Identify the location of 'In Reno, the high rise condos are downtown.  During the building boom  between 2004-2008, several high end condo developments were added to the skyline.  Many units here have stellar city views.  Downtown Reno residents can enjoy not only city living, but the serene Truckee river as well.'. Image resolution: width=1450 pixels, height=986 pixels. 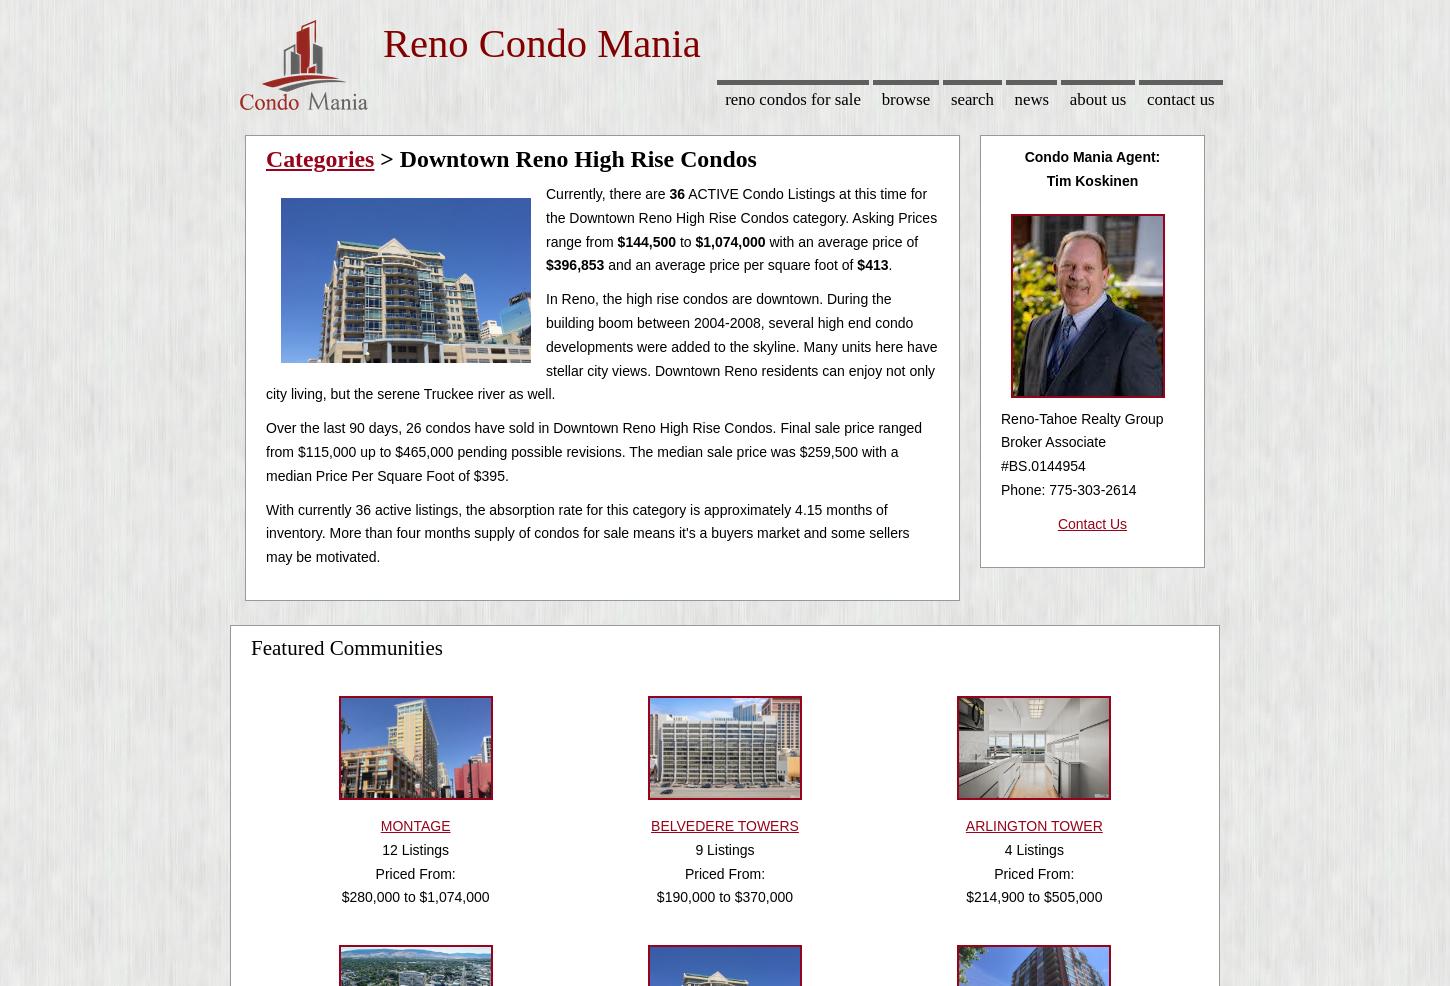
(601, 345).